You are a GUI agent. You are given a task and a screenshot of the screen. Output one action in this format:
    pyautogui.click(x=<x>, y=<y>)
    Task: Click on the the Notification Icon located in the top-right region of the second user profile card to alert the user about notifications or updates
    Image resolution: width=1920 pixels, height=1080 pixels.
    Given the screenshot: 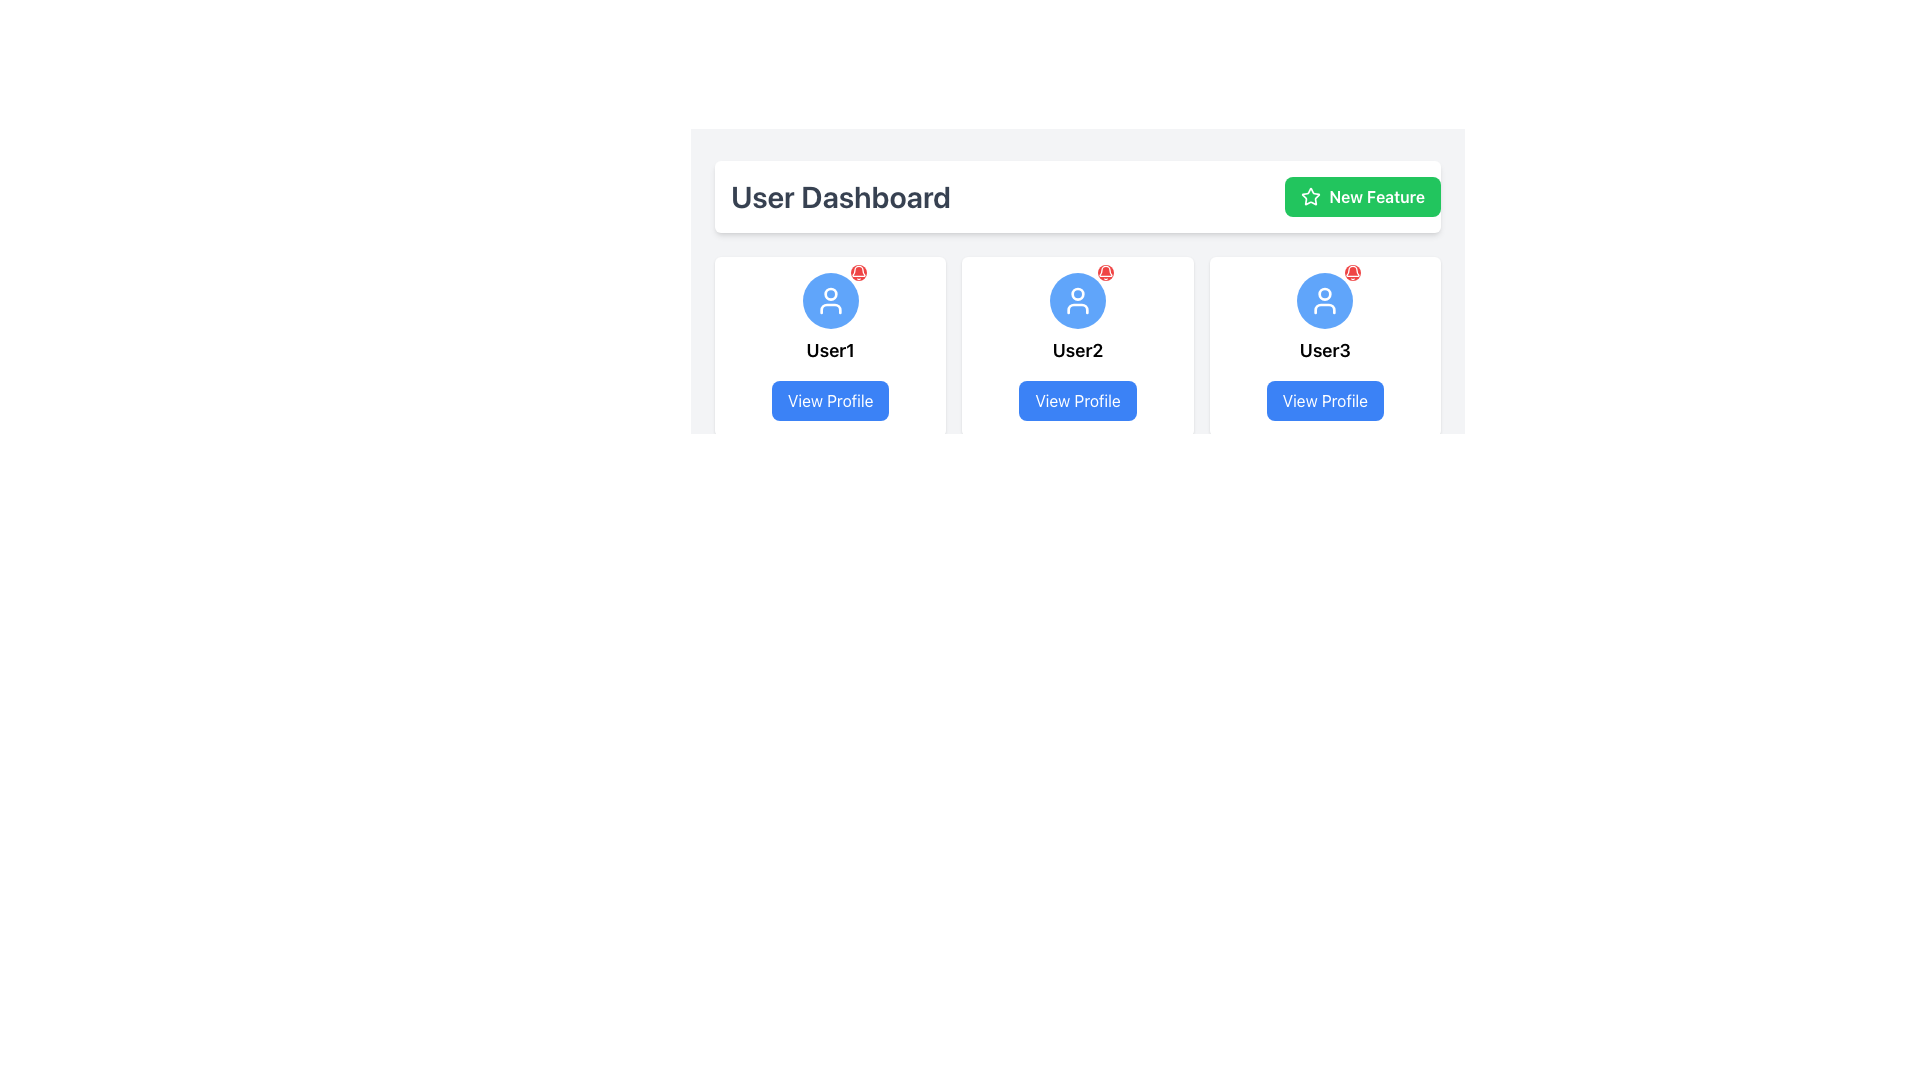 What is the action you would take?
    pyautogui.click(x=1104, y=273)
    